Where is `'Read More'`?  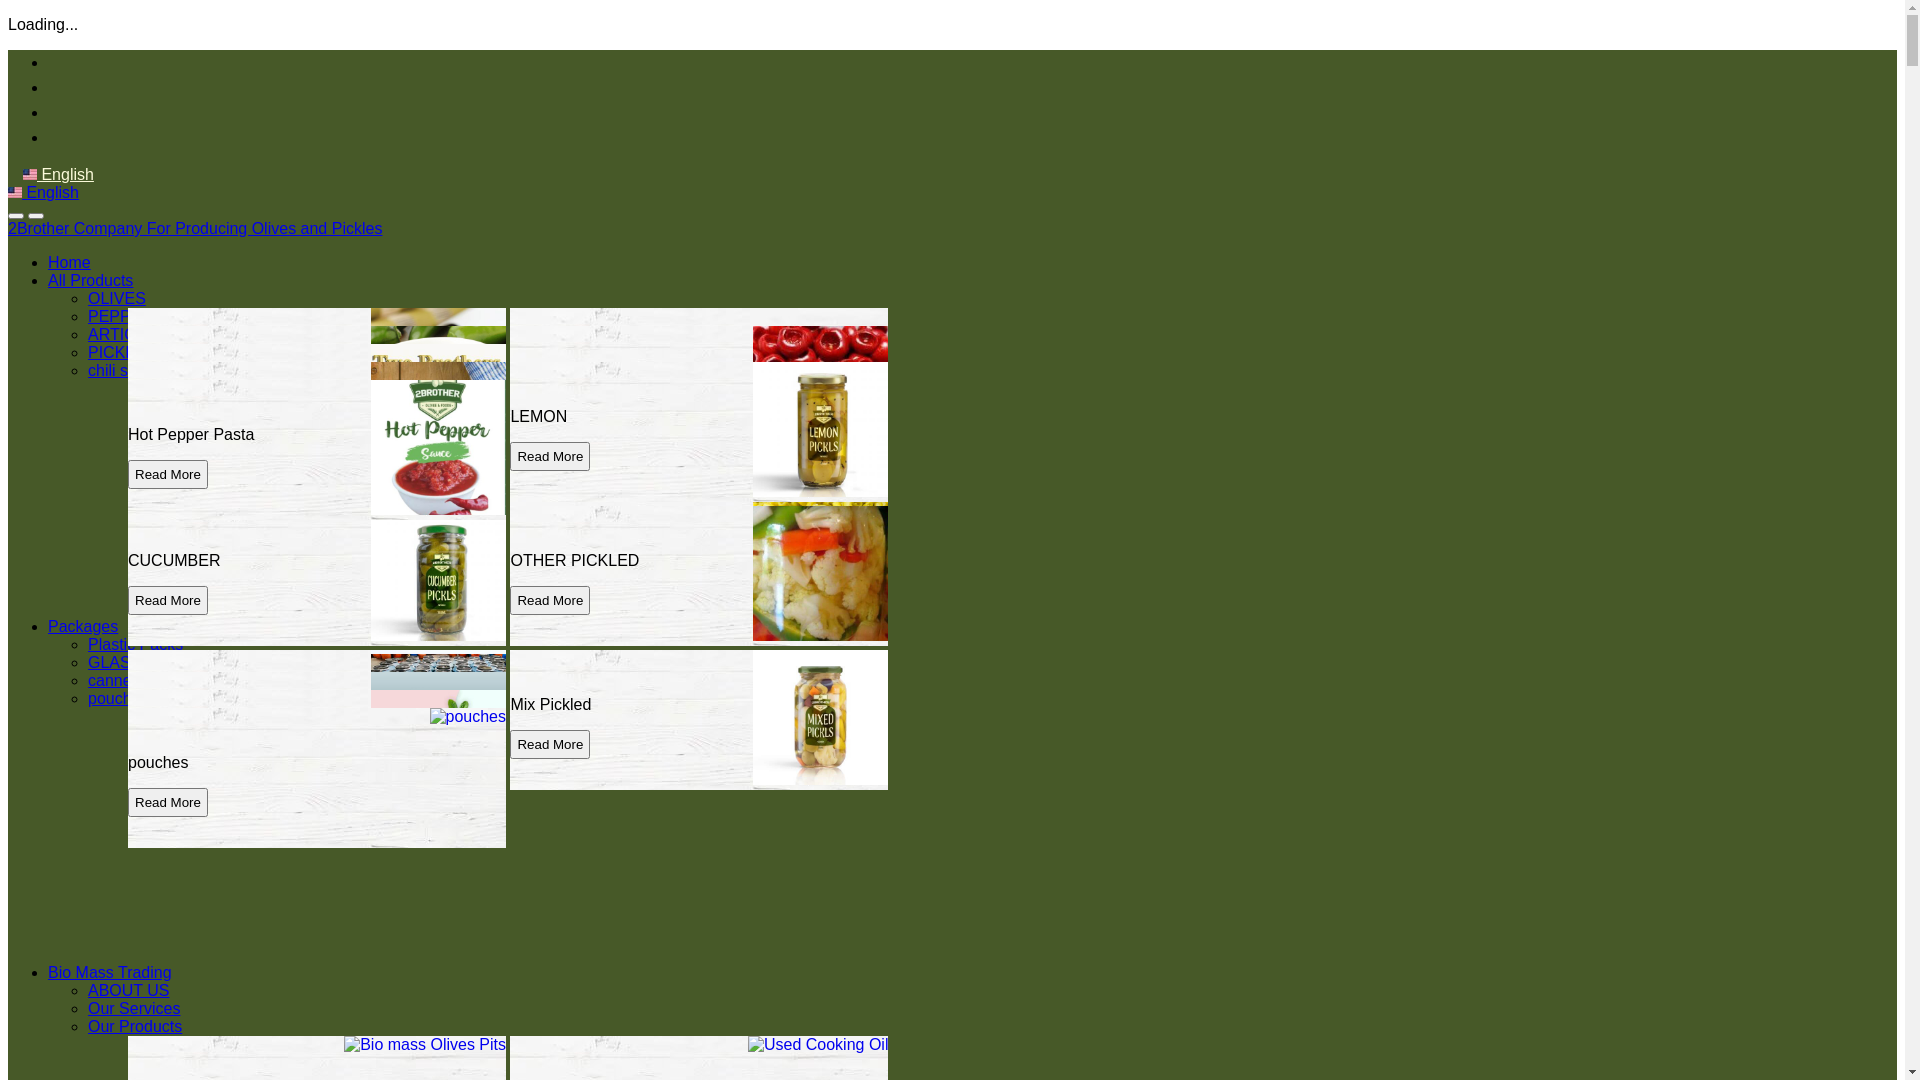
'Read More' is located at coordinates (550, 546).